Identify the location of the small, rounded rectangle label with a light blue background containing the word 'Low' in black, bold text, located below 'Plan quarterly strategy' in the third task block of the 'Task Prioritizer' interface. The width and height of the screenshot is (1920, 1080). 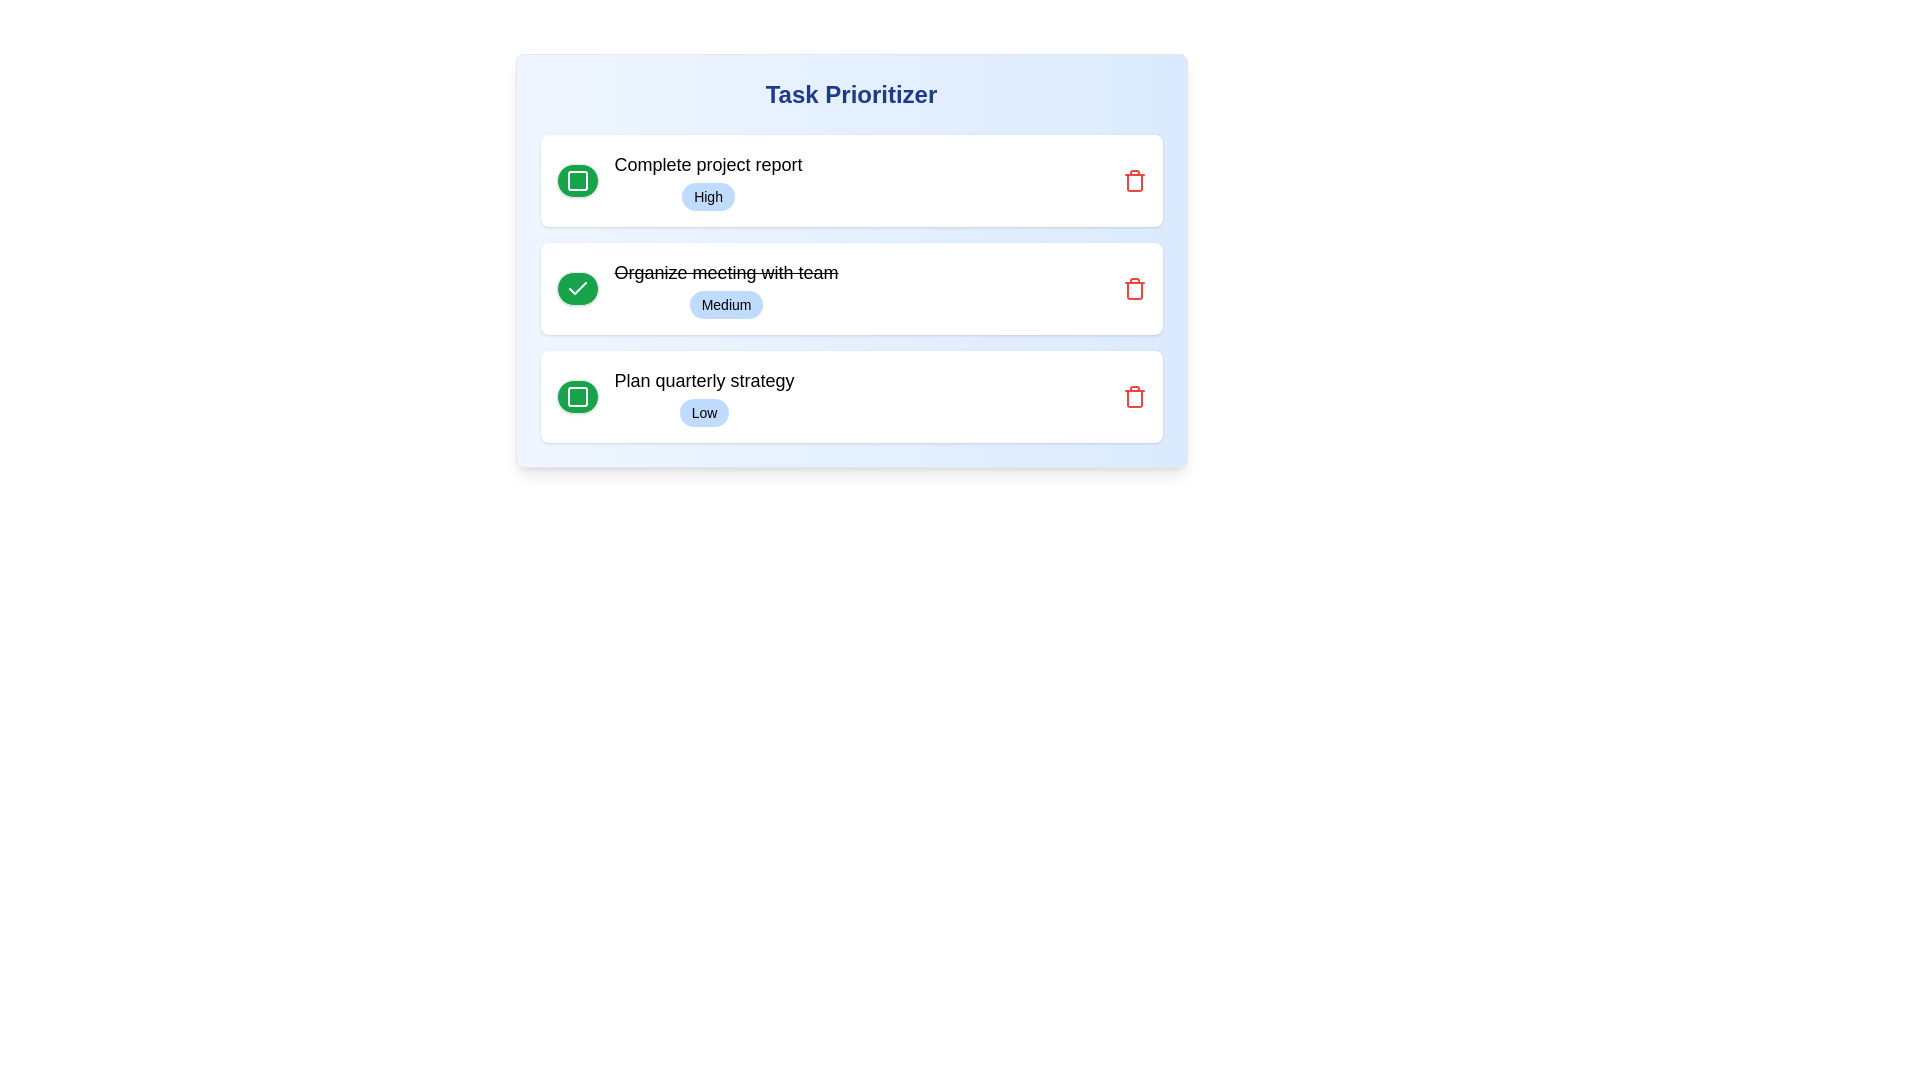
(704, 411).